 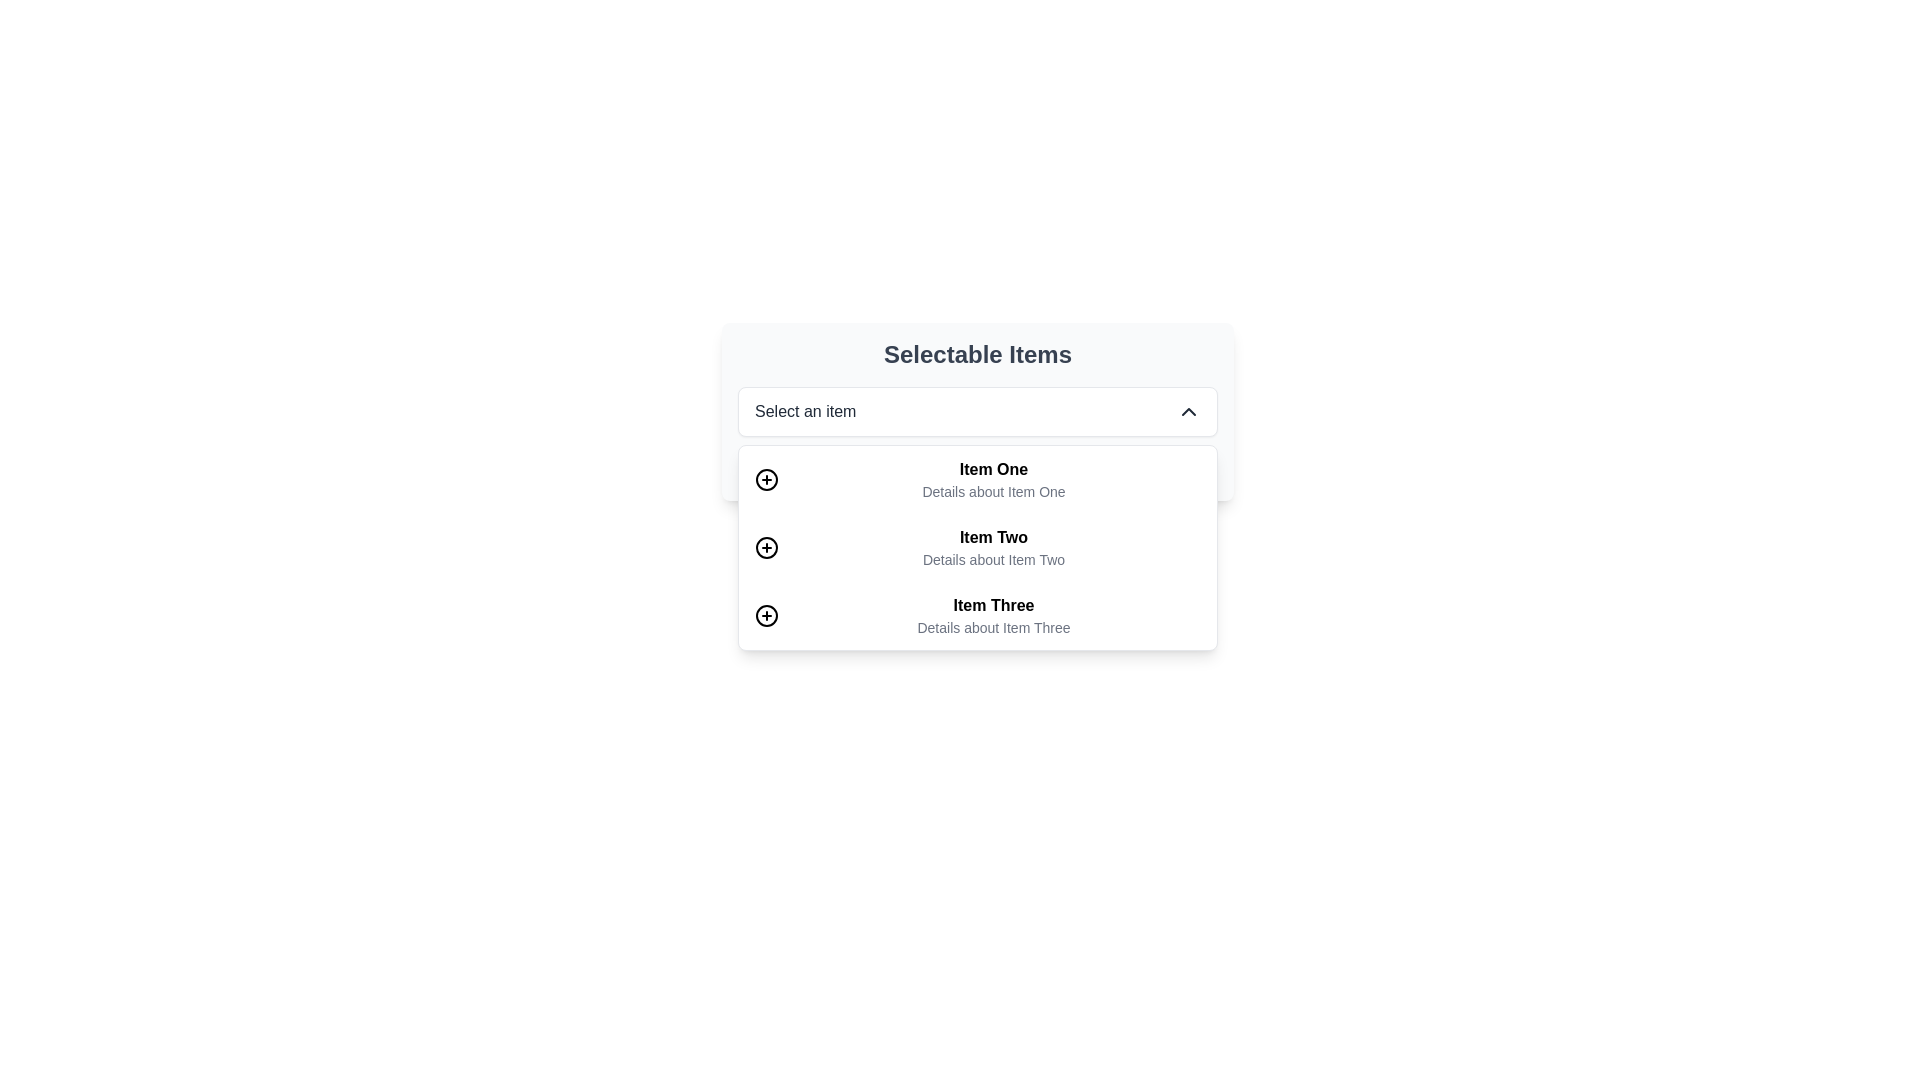 What do you see at coordinates (978, 547) in the screenshot?
I see `the dropdown menu item located below the 'Select an item' dropdown` at bounding box center [978, 547].